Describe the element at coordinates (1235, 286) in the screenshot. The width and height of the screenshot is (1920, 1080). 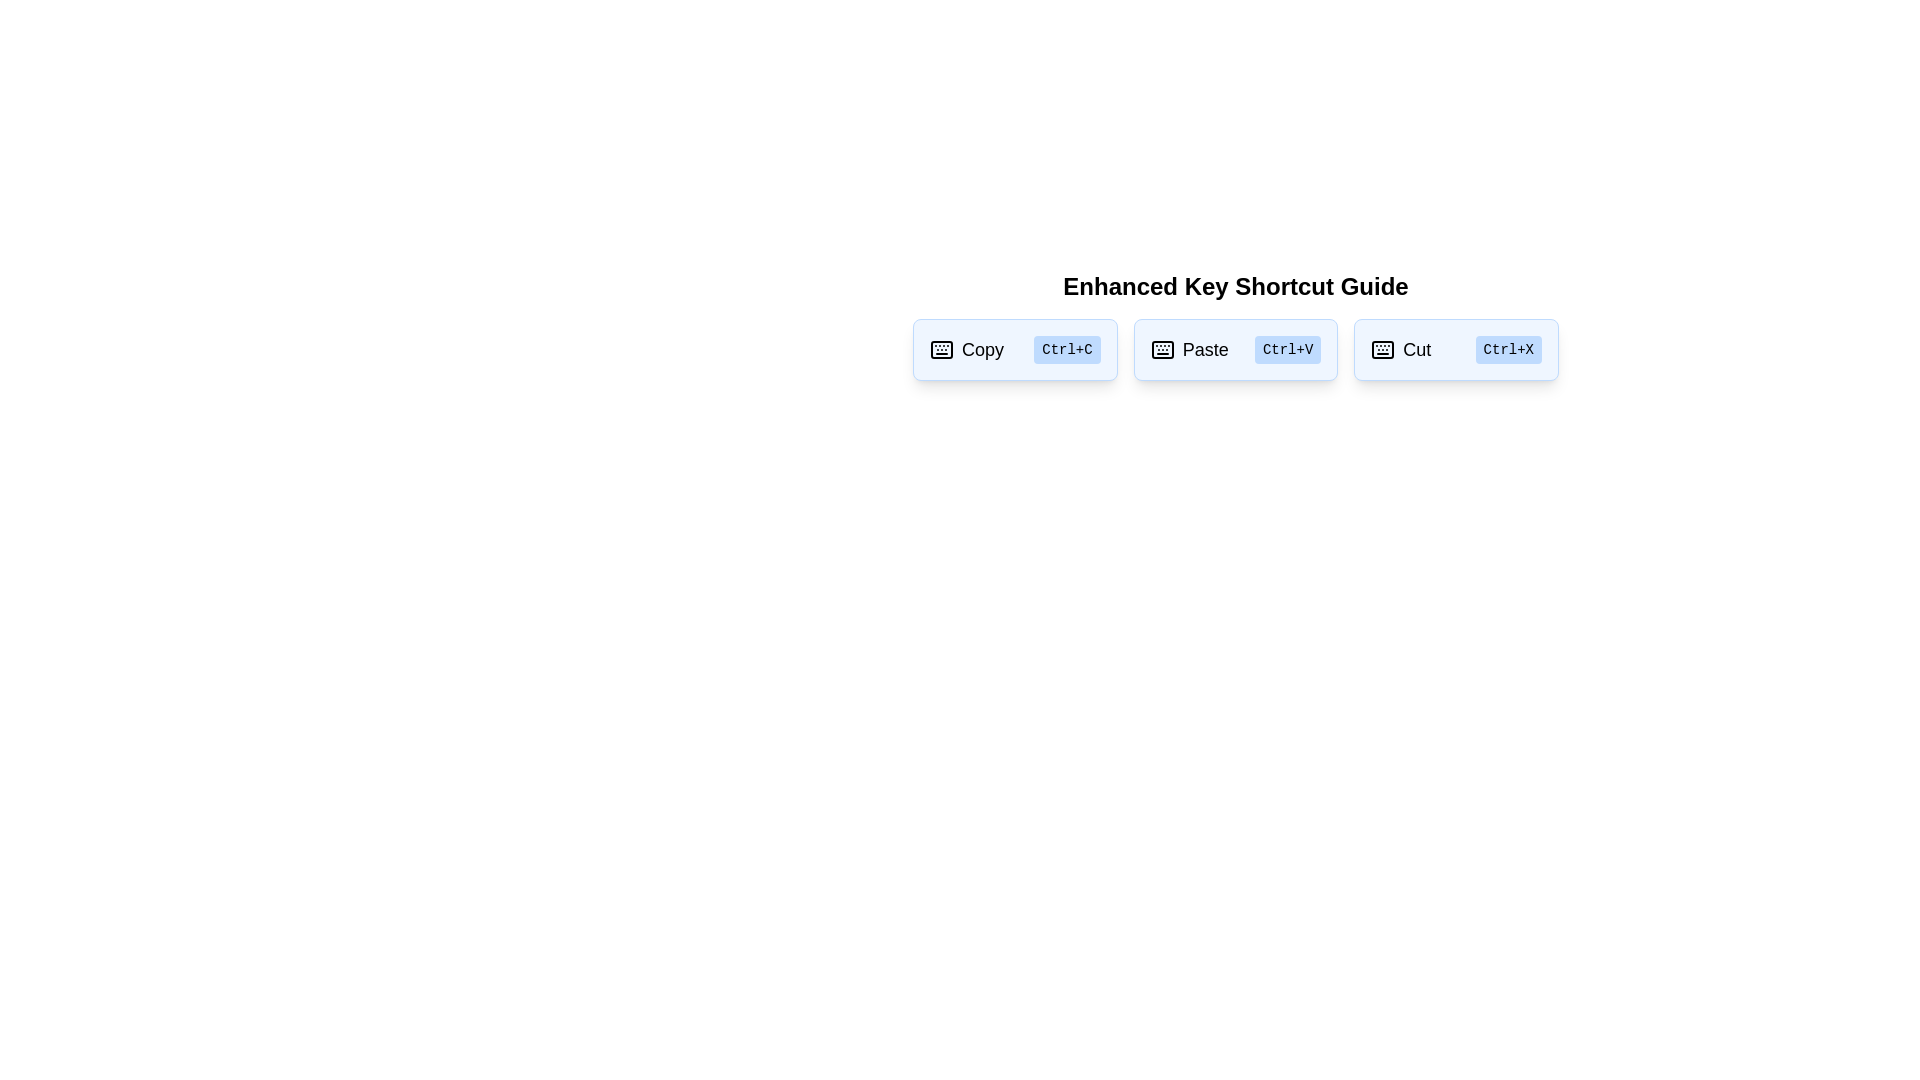
I see `Text header that serves as the title for the guide on key shortcuts, which is centrally positioned above the shortcut elements for 'Copy', 'Paste', and 'Cut'` at that location.